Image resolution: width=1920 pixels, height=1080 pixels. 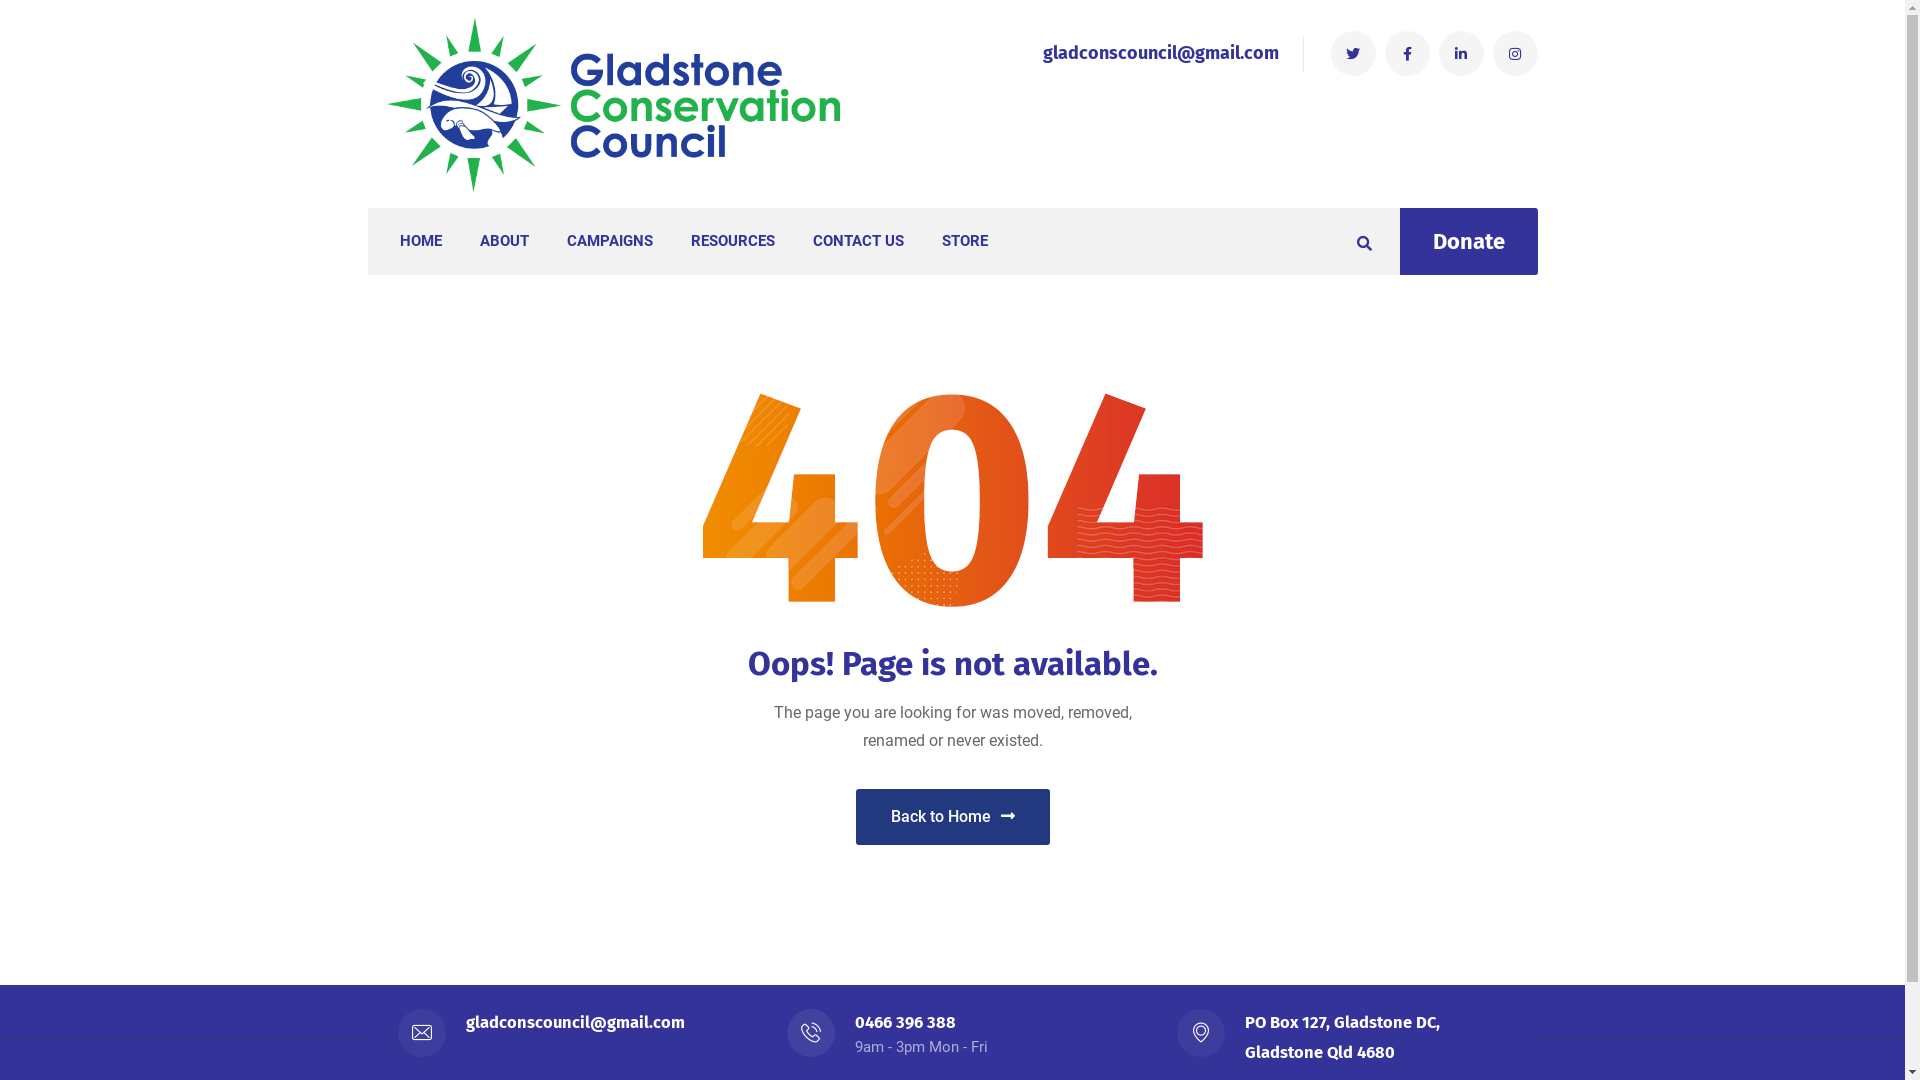 I want to click on 'RESOURCES', so click(x=690, y=240).